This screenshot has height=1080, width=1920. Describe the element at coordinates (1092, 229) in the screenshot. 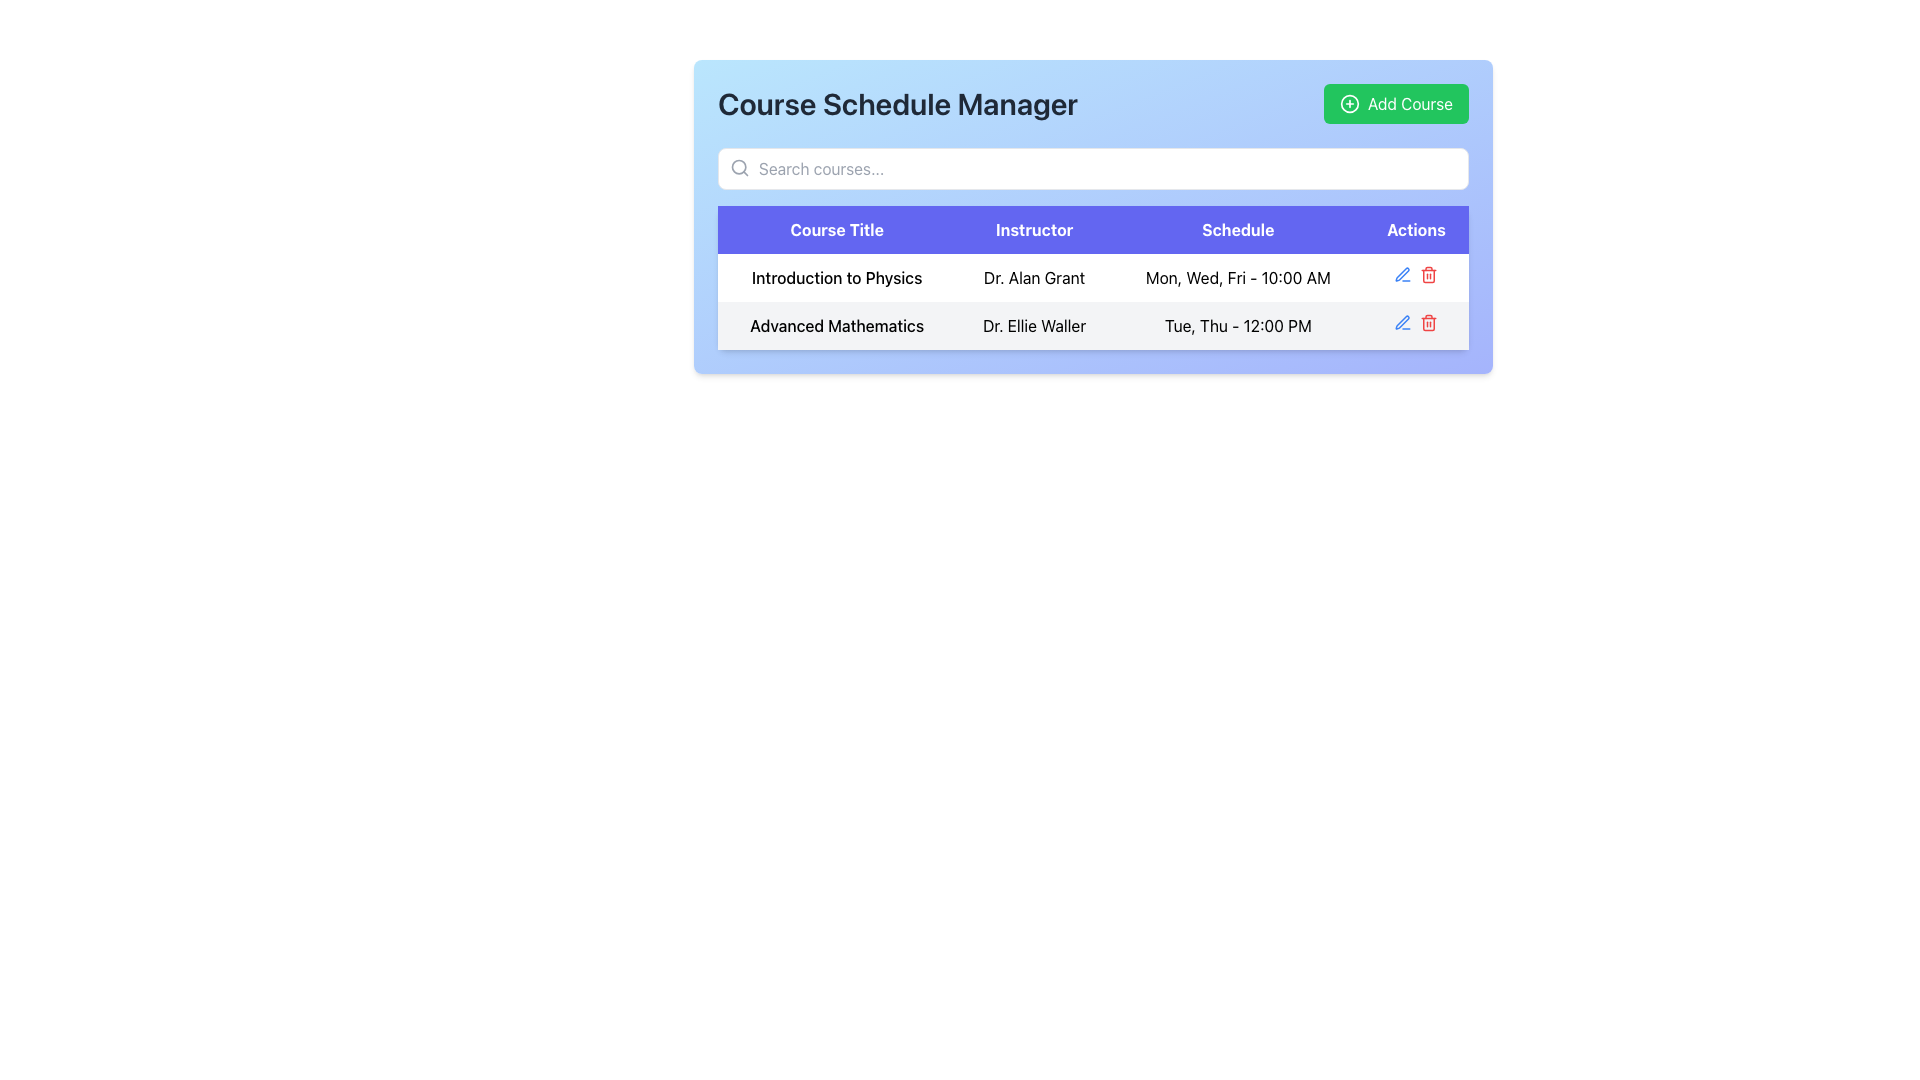

I see `Table Header Row that organizes course information, labeling the columns for the data contained in the table` at that location.